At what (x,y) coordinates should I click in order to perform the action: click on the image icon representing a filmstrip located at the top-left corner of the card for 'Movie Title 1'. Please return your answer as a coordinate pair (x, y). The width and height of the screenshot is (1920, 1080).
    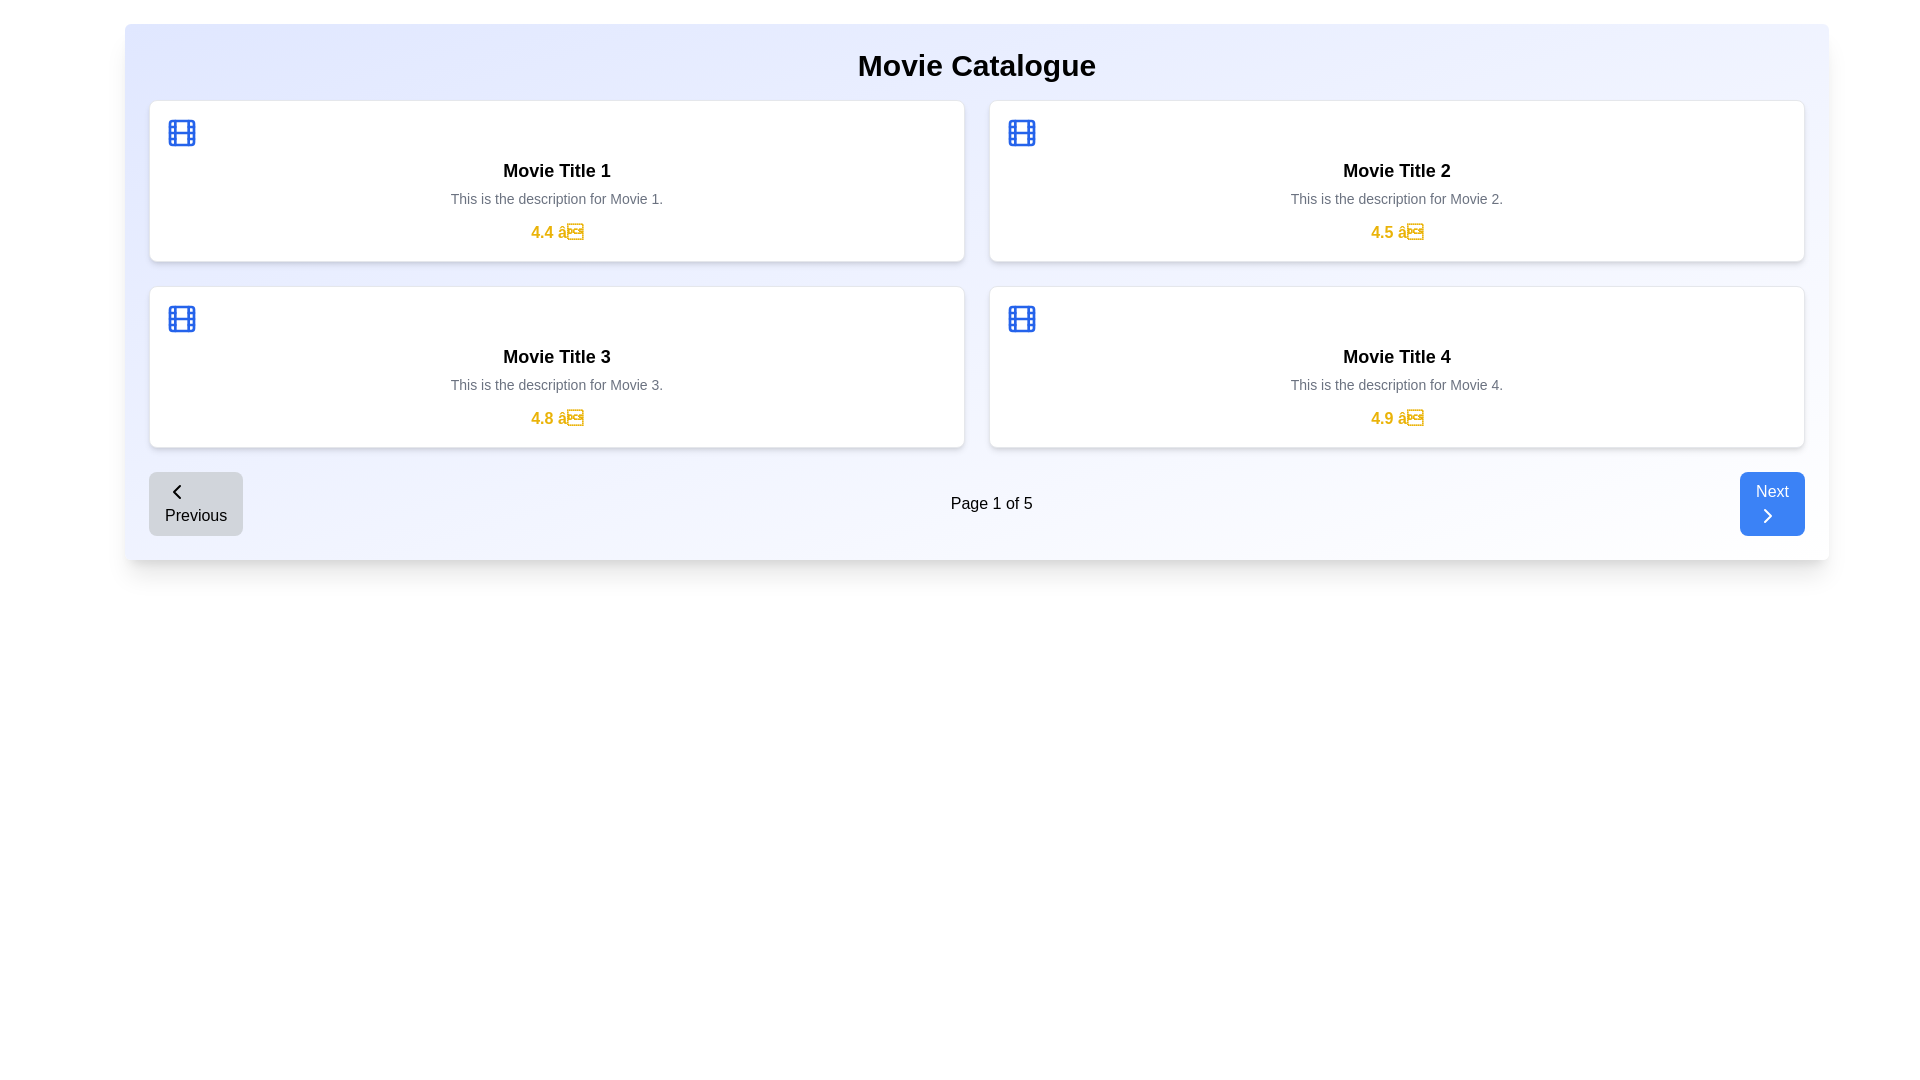
    Looking at the image, I should click on (182, 132).